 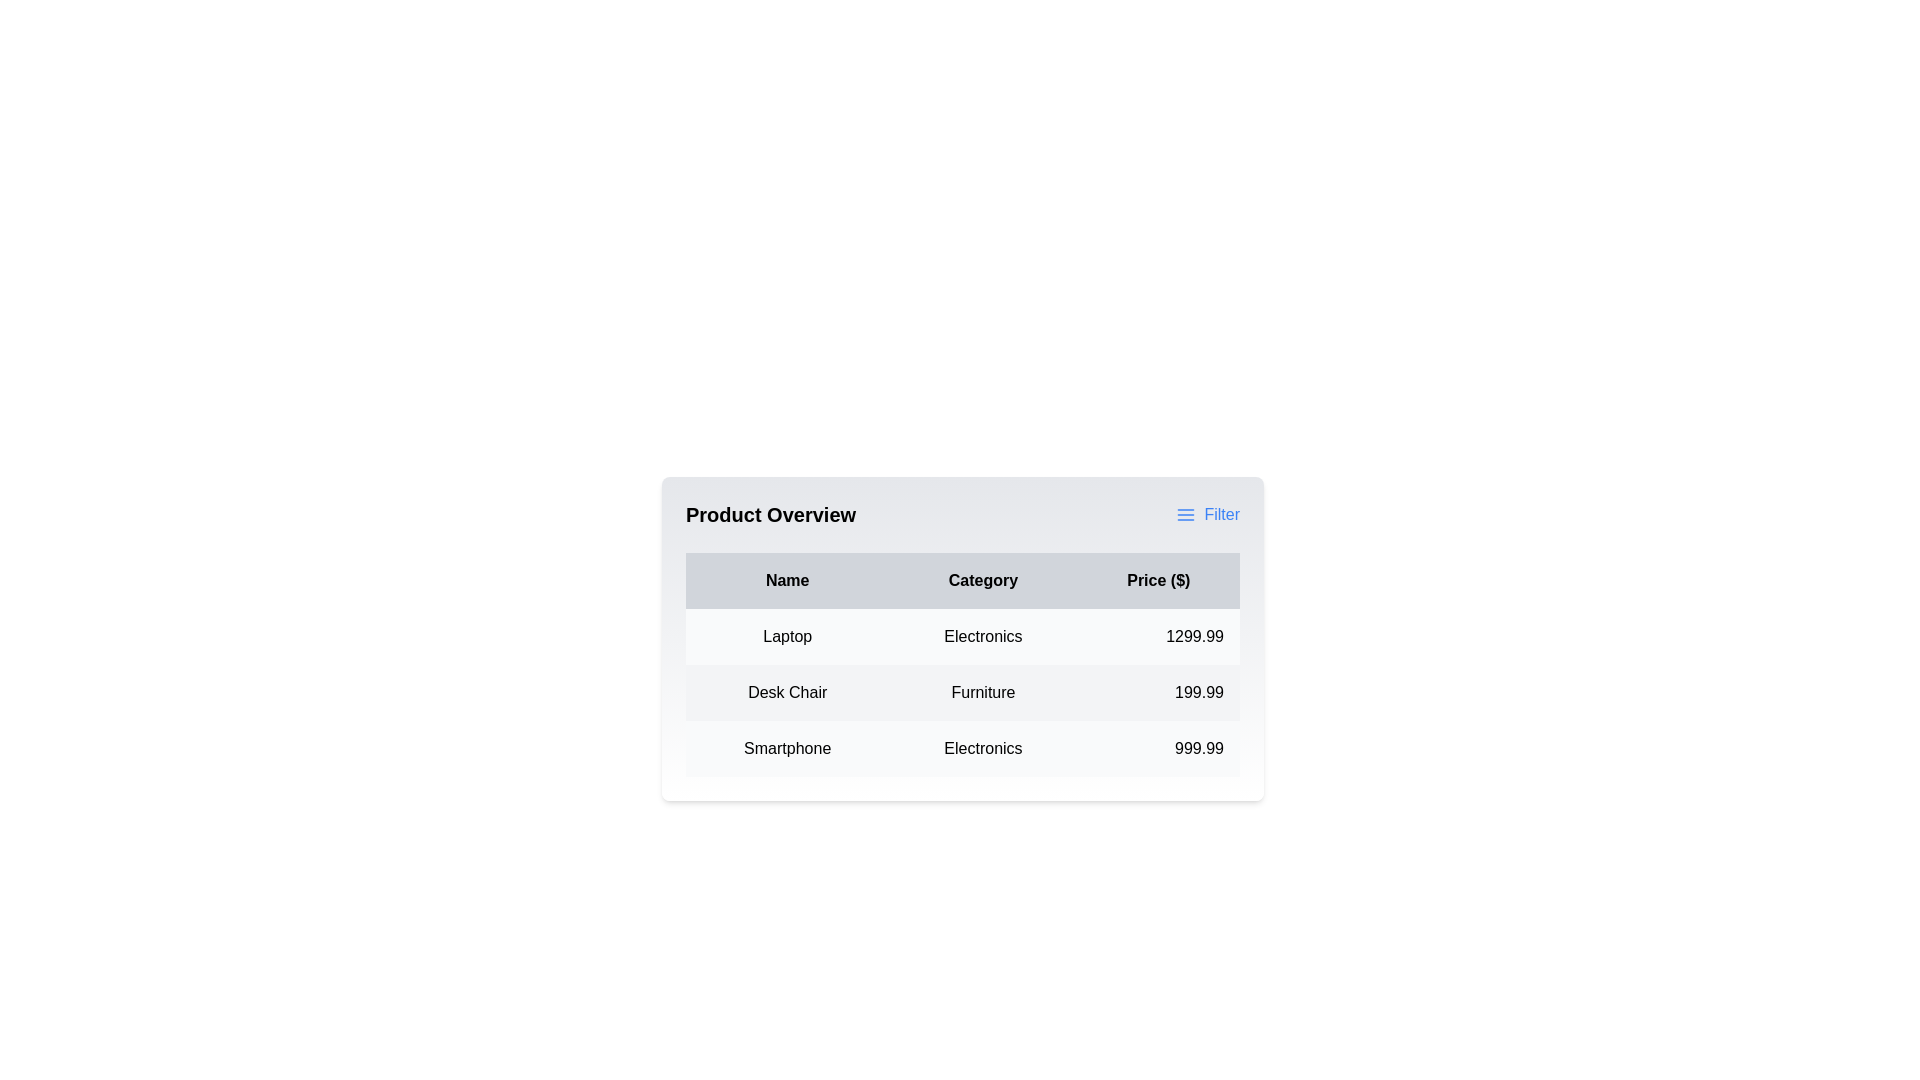 What do you see at coordinates (983, 581) in the screenshot?
I see `text label displaying 'Category' in bold typography located in the header row of a table, positioned between 'Name' and 'Price ($)'` at bounding box center [983, 581].